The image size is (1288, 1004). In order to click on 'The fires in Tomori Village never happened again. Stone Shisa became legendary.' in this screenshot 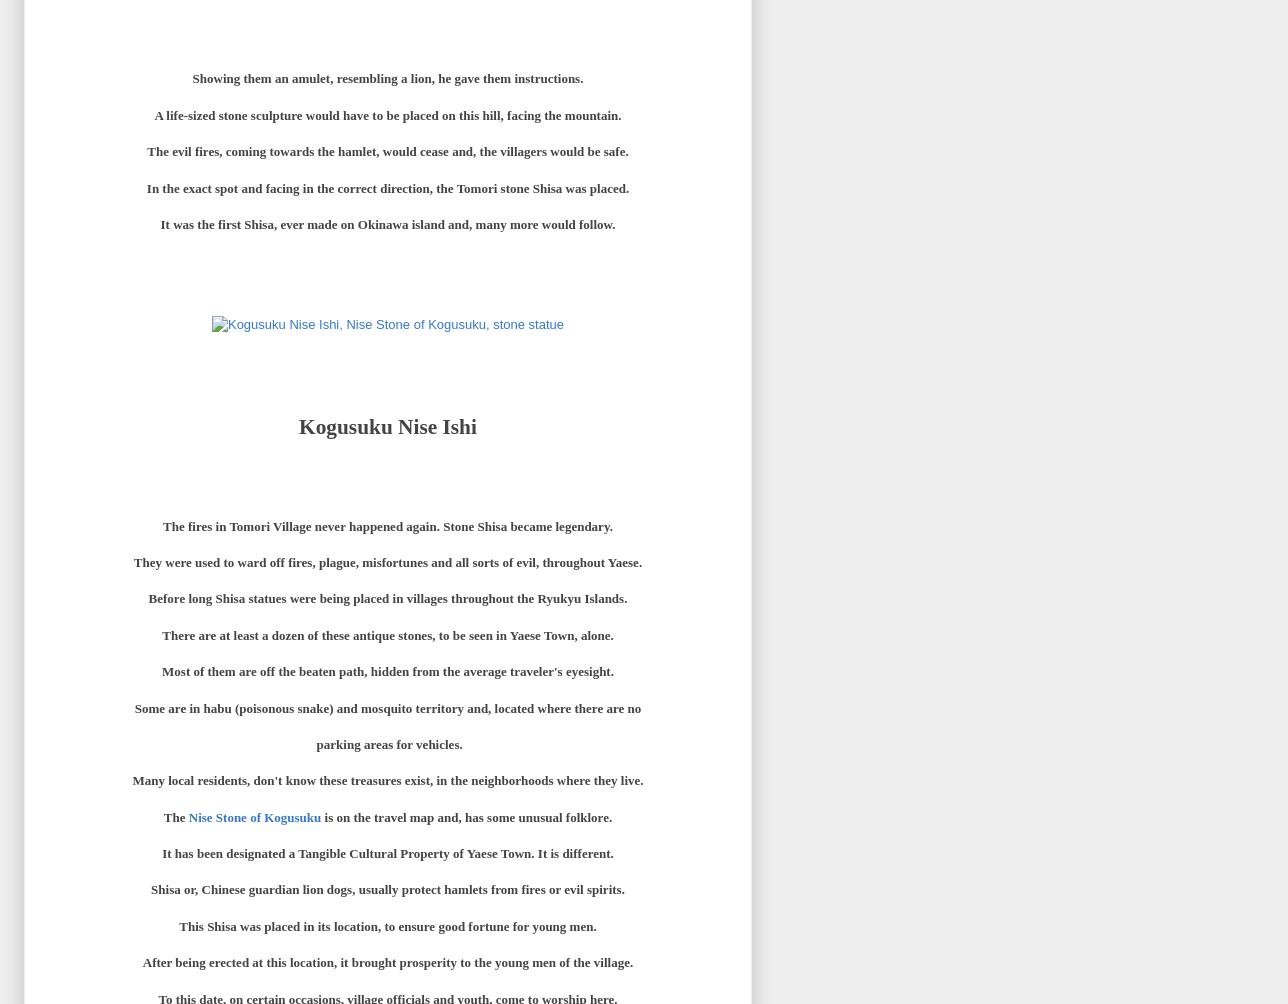, I will do `click(387, 525)`.